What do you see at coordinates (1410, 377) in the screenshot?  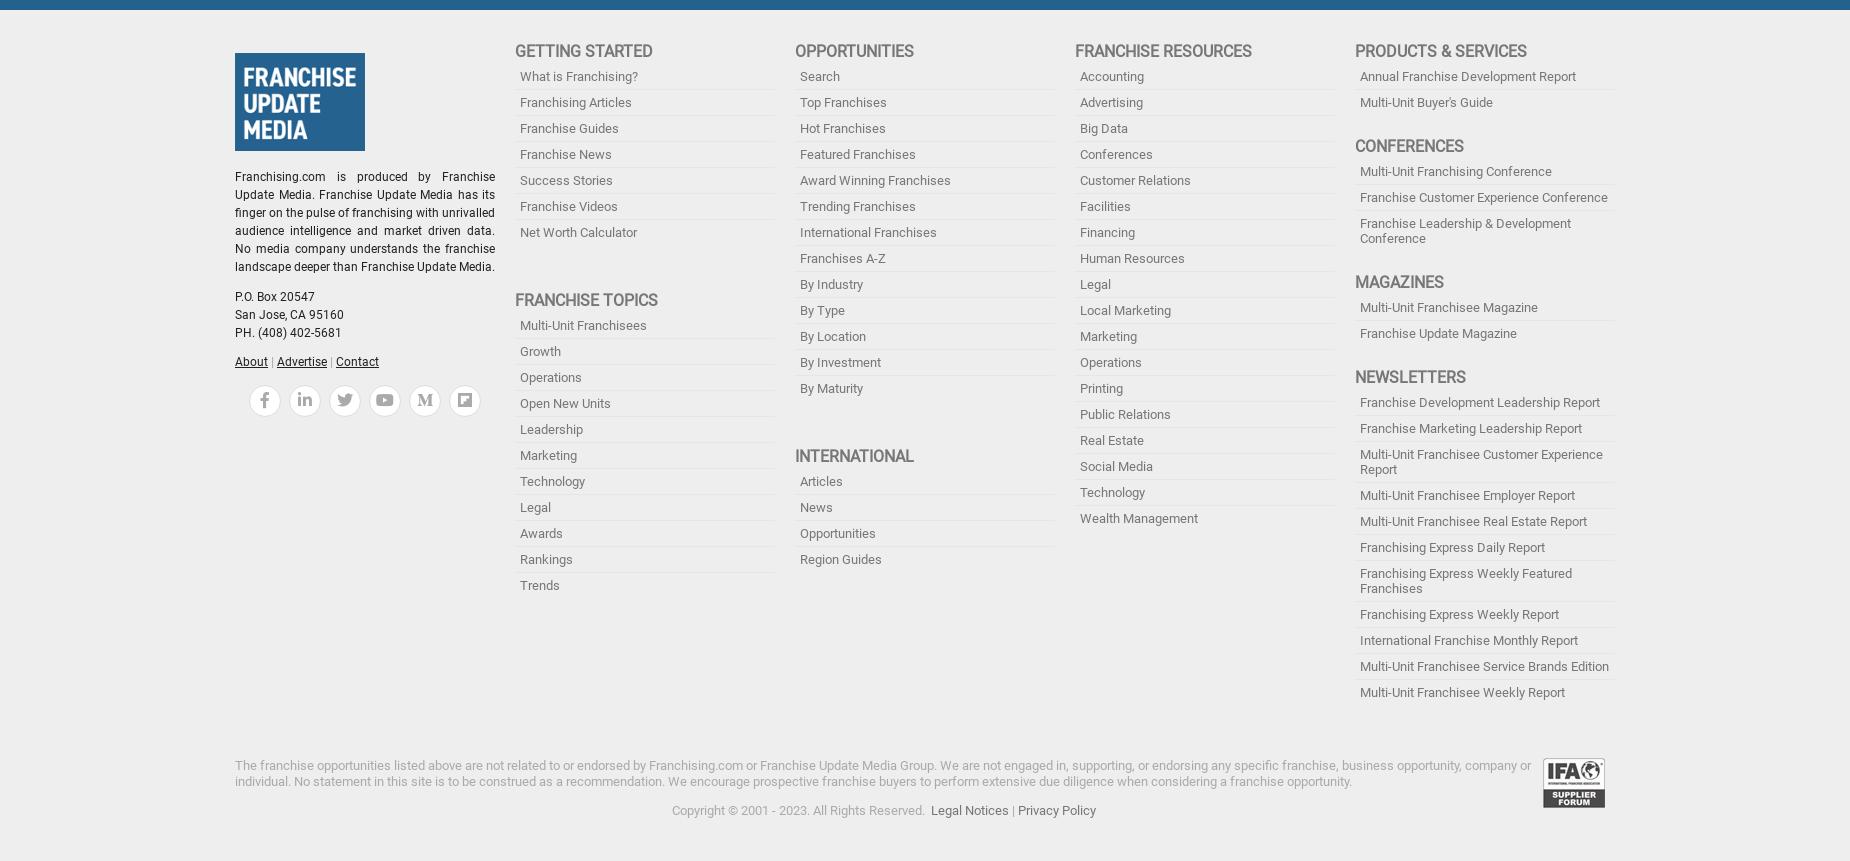 I see `'NEWSLETTERS'` at bounding box center [1410, 377].